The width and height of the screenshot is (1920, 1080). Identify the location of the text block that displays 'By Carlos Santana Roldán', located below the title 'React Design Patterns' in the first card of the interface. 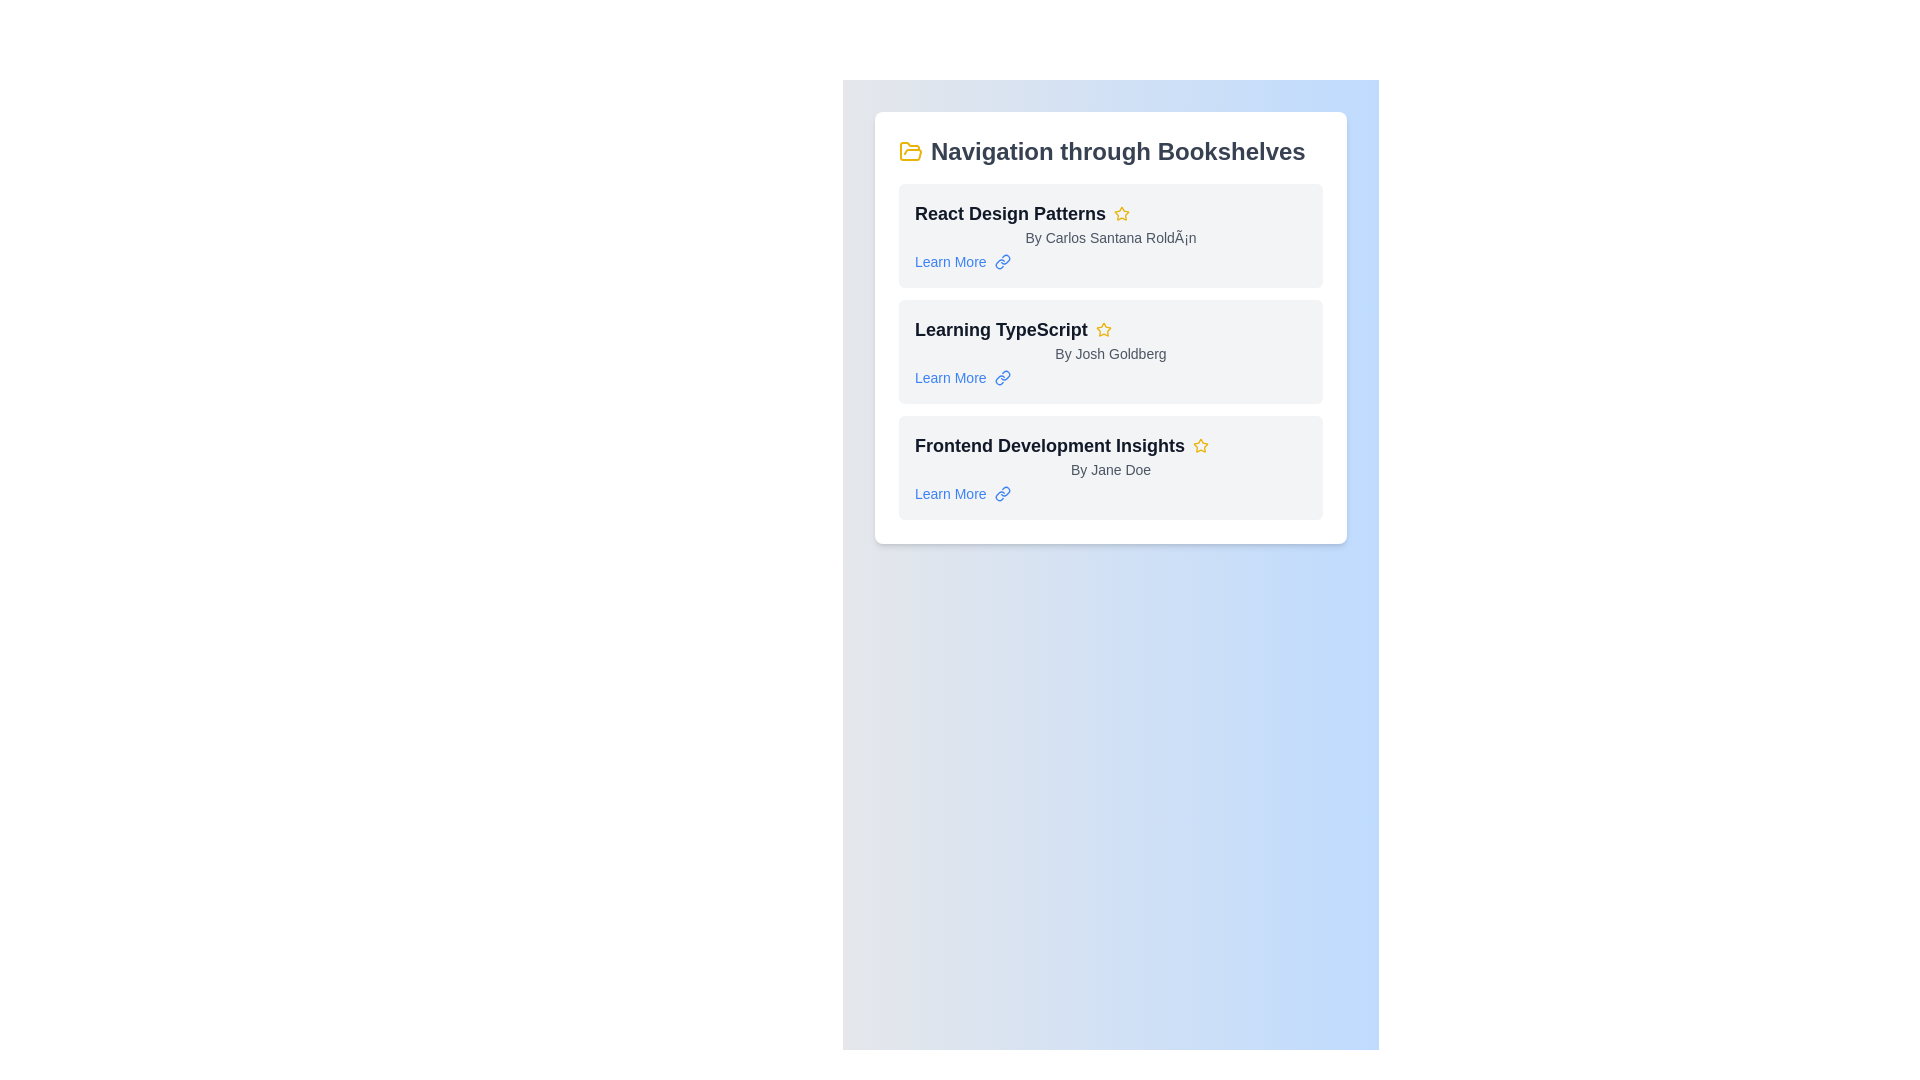
(1109, 237).